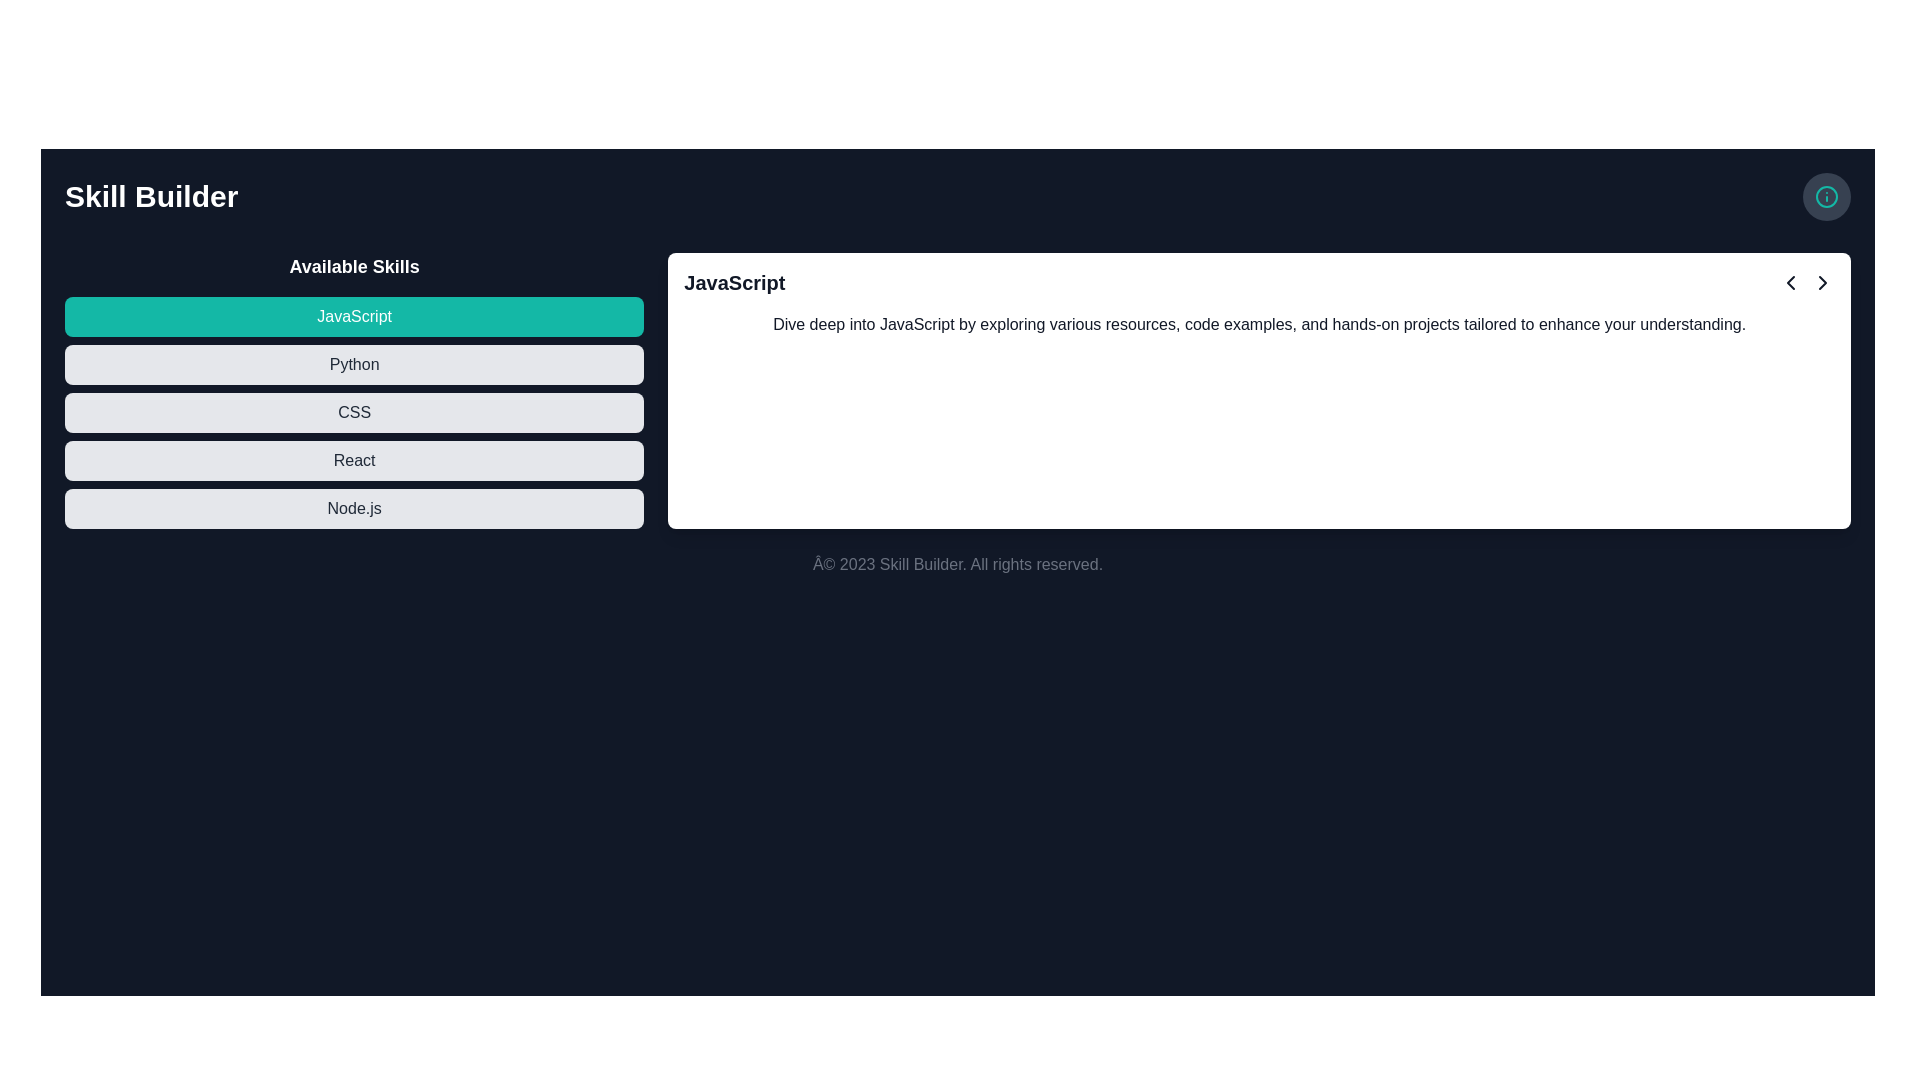  Describe the element at coordinates (354, 365) in the screenshot. I see `the rounded rectangular button labeled 'Python'` at that location.